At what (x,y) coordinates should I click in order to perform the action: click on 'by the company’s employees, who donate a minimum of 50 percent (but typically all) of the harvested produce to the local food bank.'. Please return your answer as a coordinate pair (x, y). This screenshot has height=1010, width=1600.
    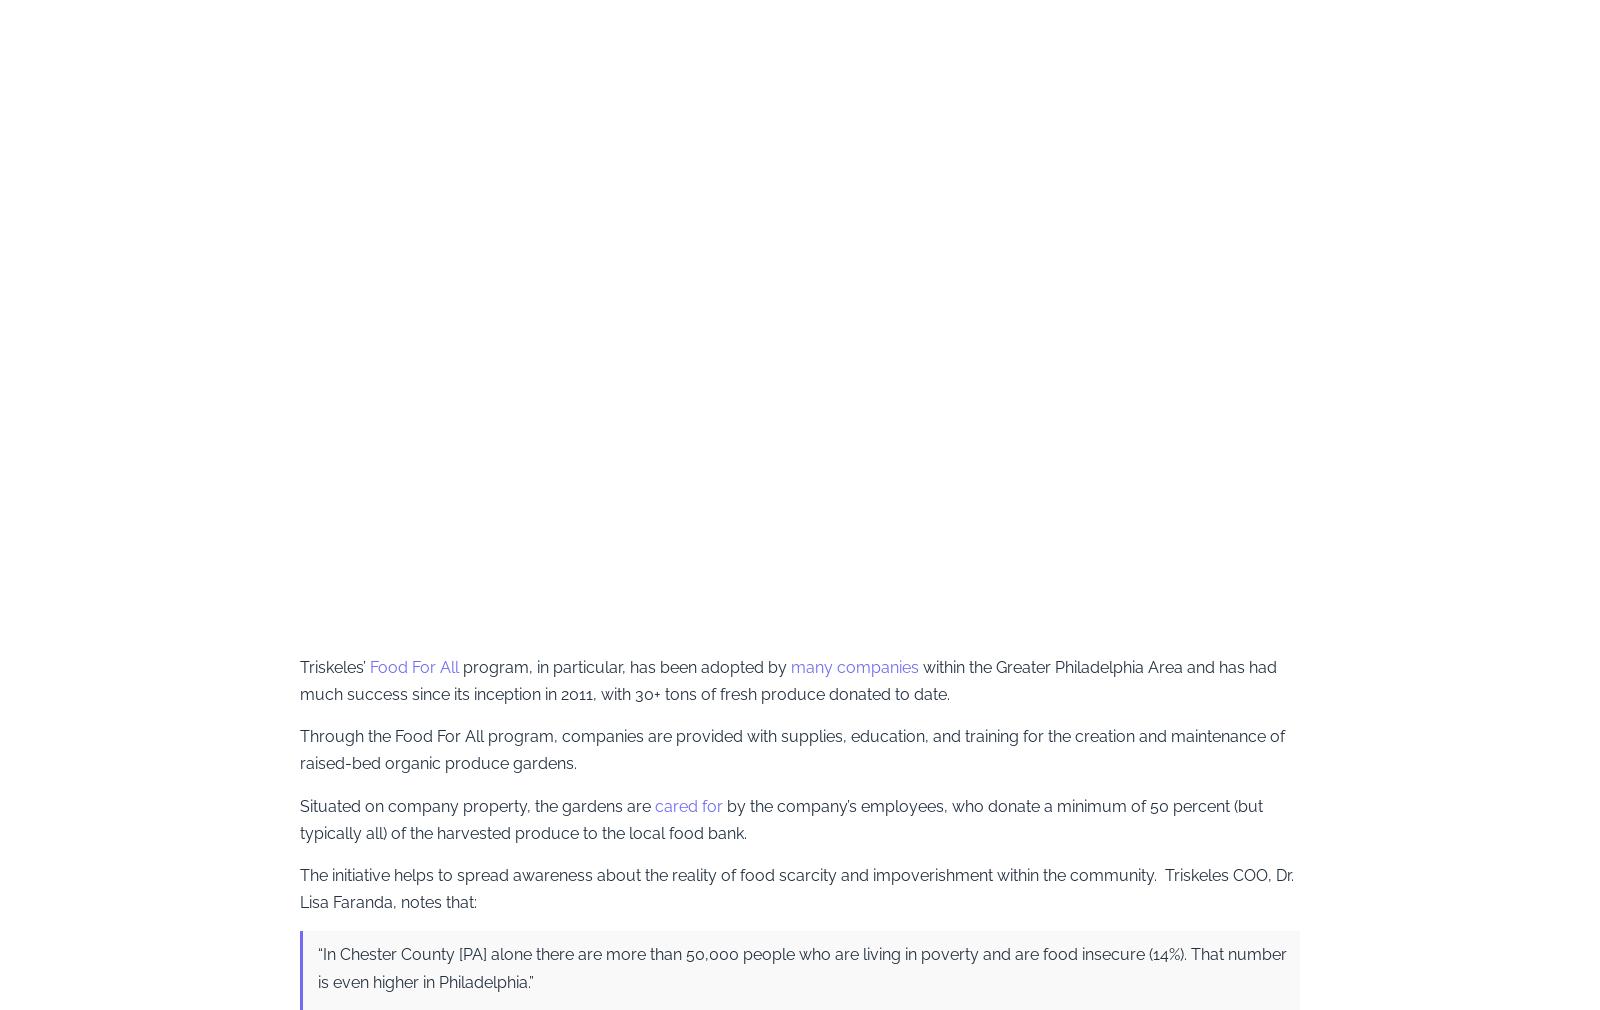
    Looking at the image, I should click on (781, 819).